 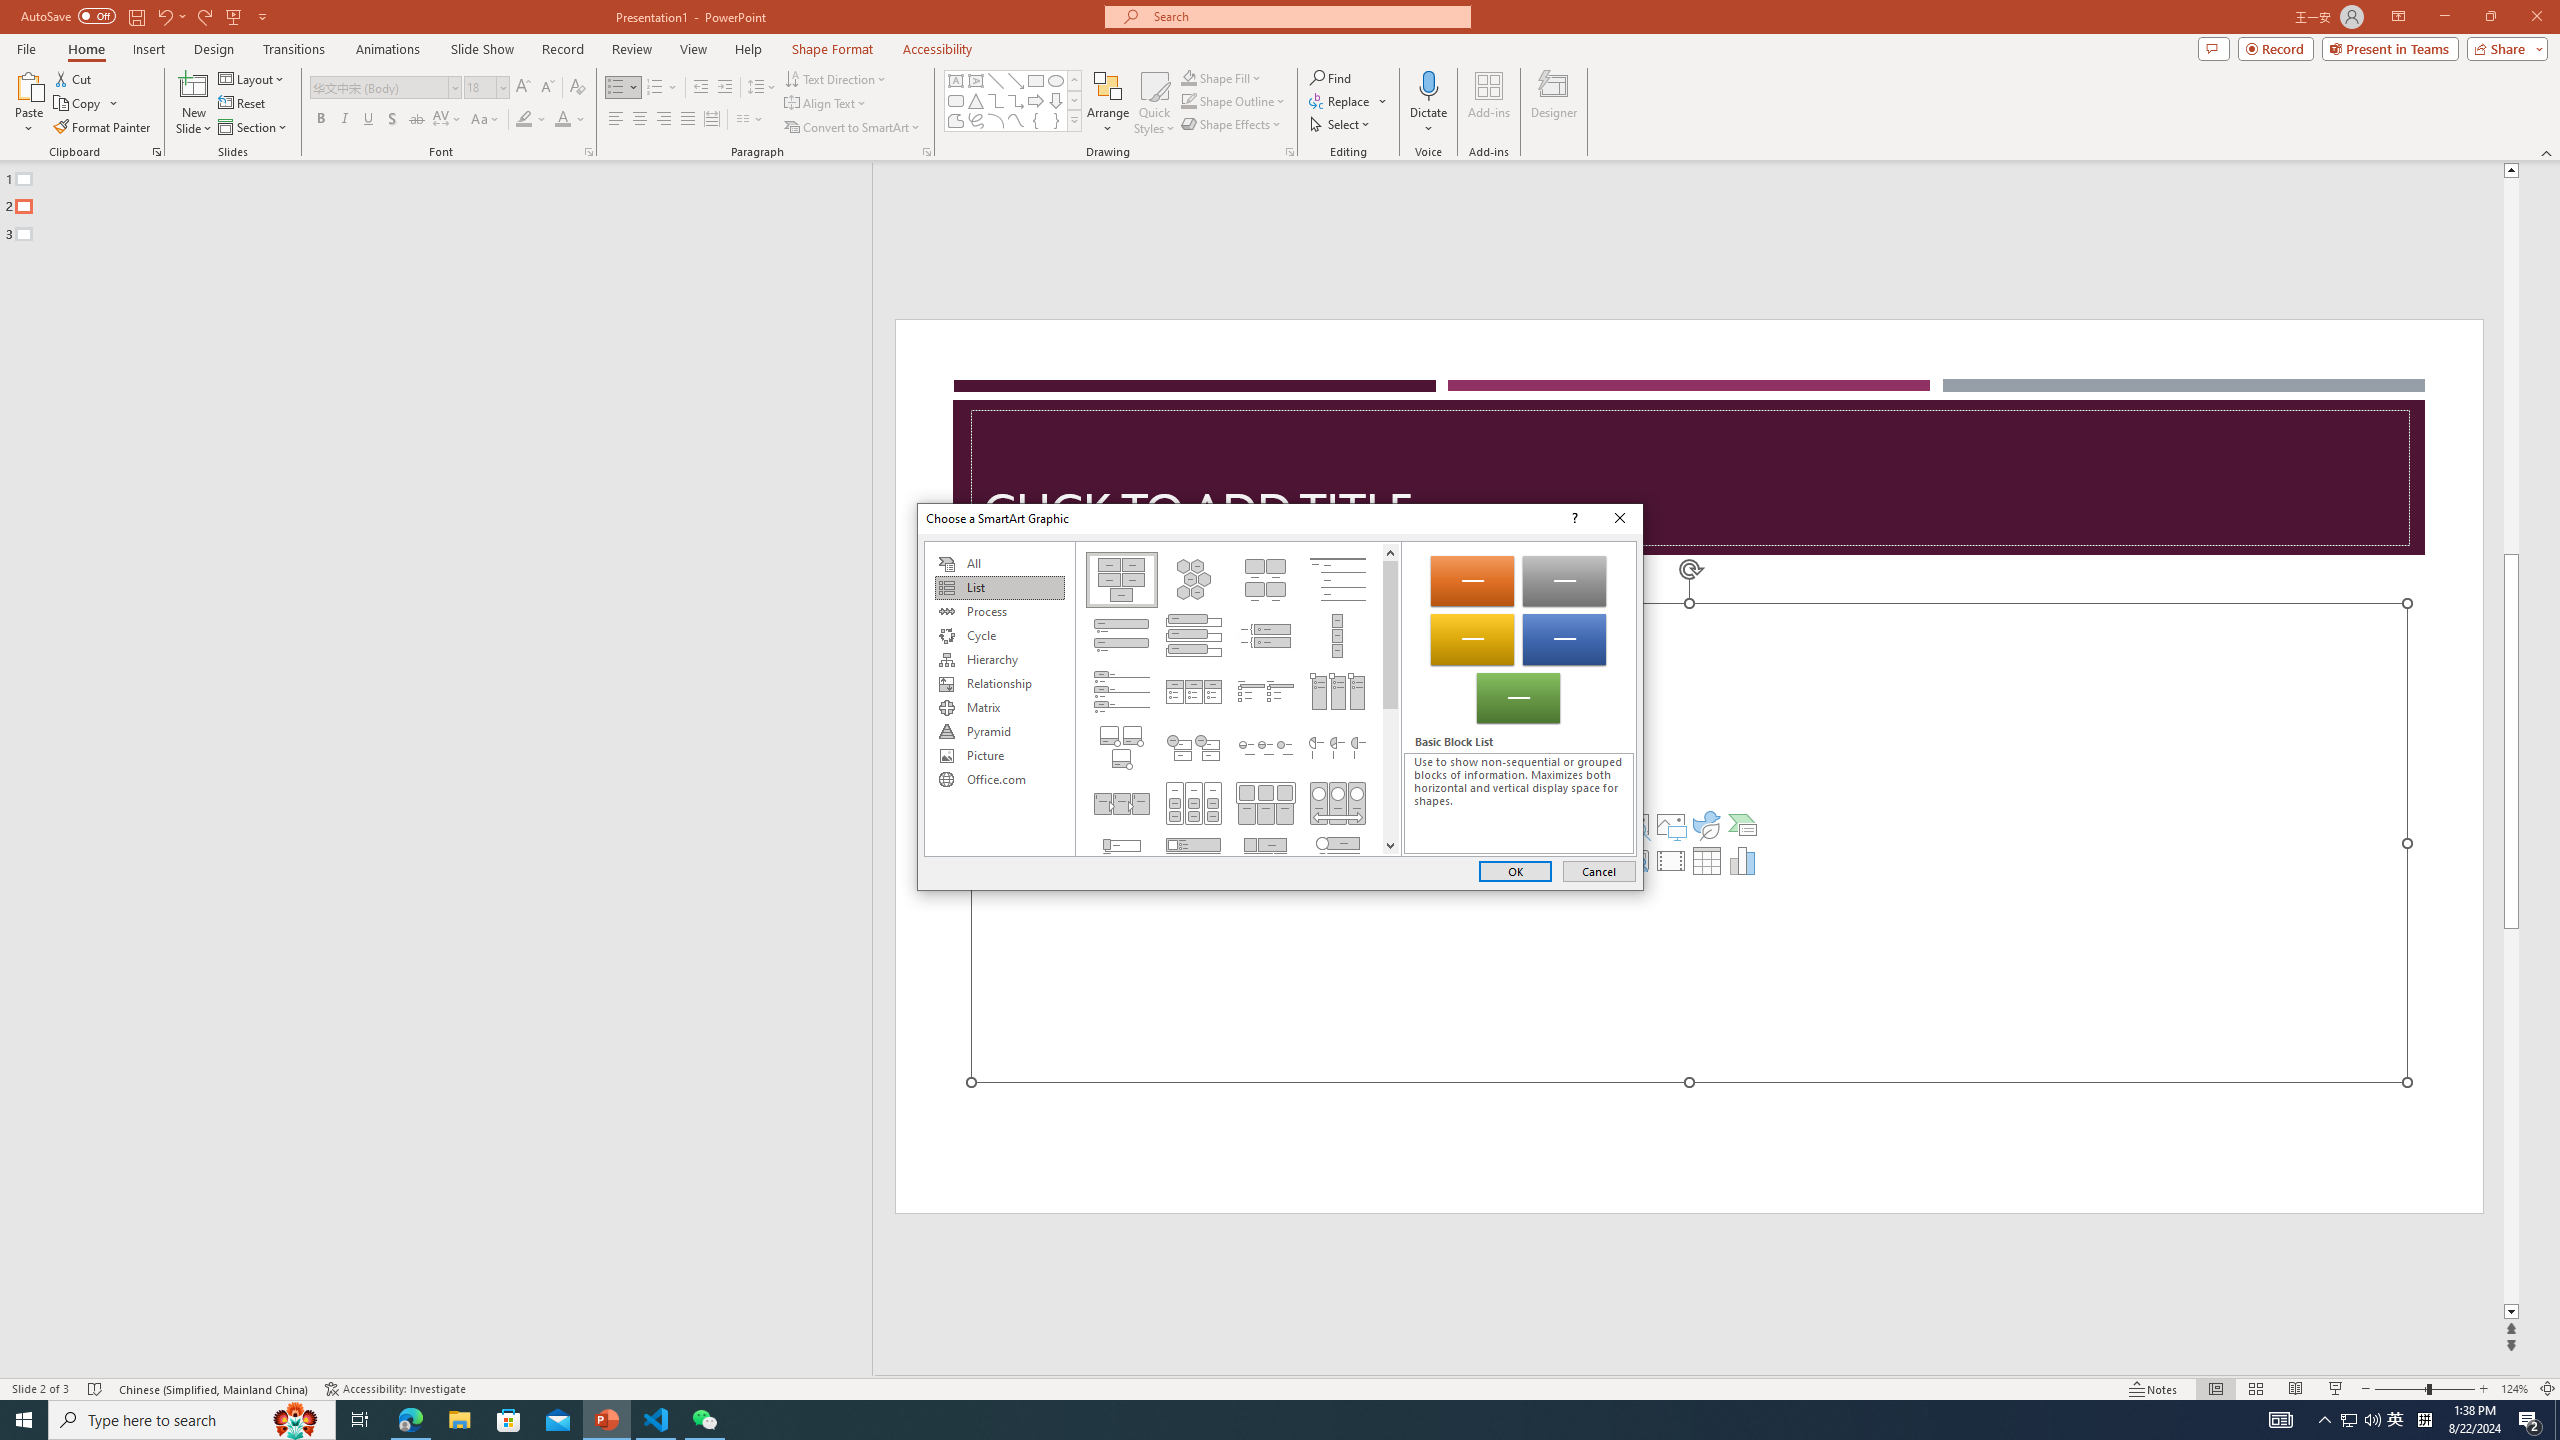 What do you see at coordinates (2502, 47) in the screenshot?
I see `'Share'` at bounding box center [2502, 47].